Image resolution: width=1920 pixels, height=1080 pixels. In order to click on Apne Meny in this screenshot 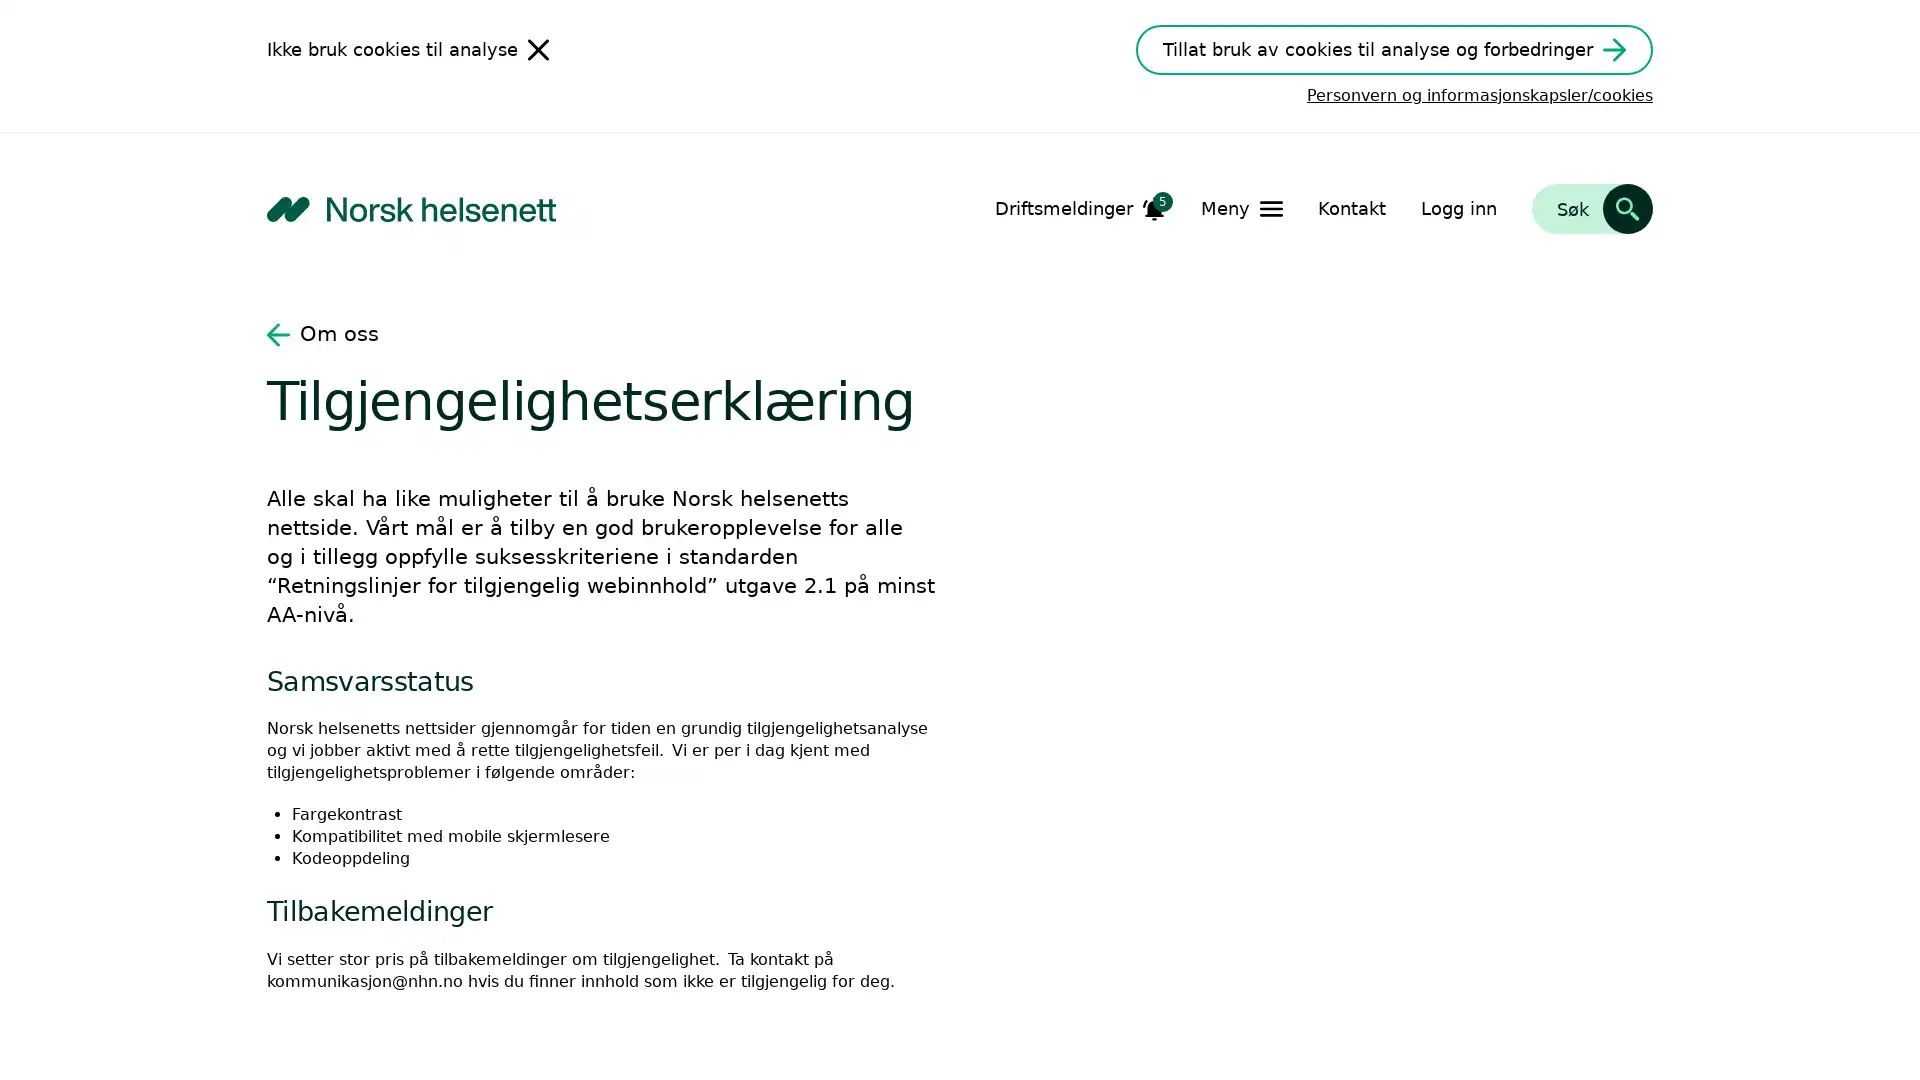, I will do `click(1241, 208)`.